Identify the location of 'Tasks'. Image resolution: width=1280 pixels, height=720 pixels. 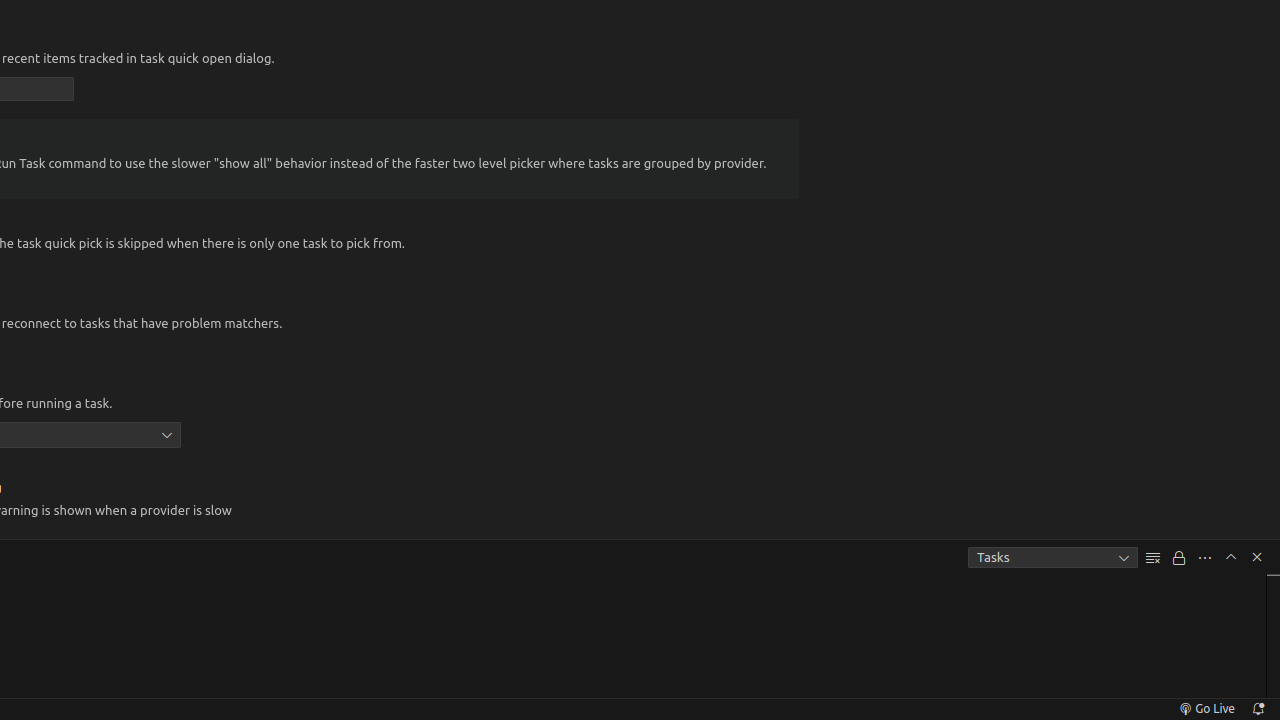
(1052, 557).